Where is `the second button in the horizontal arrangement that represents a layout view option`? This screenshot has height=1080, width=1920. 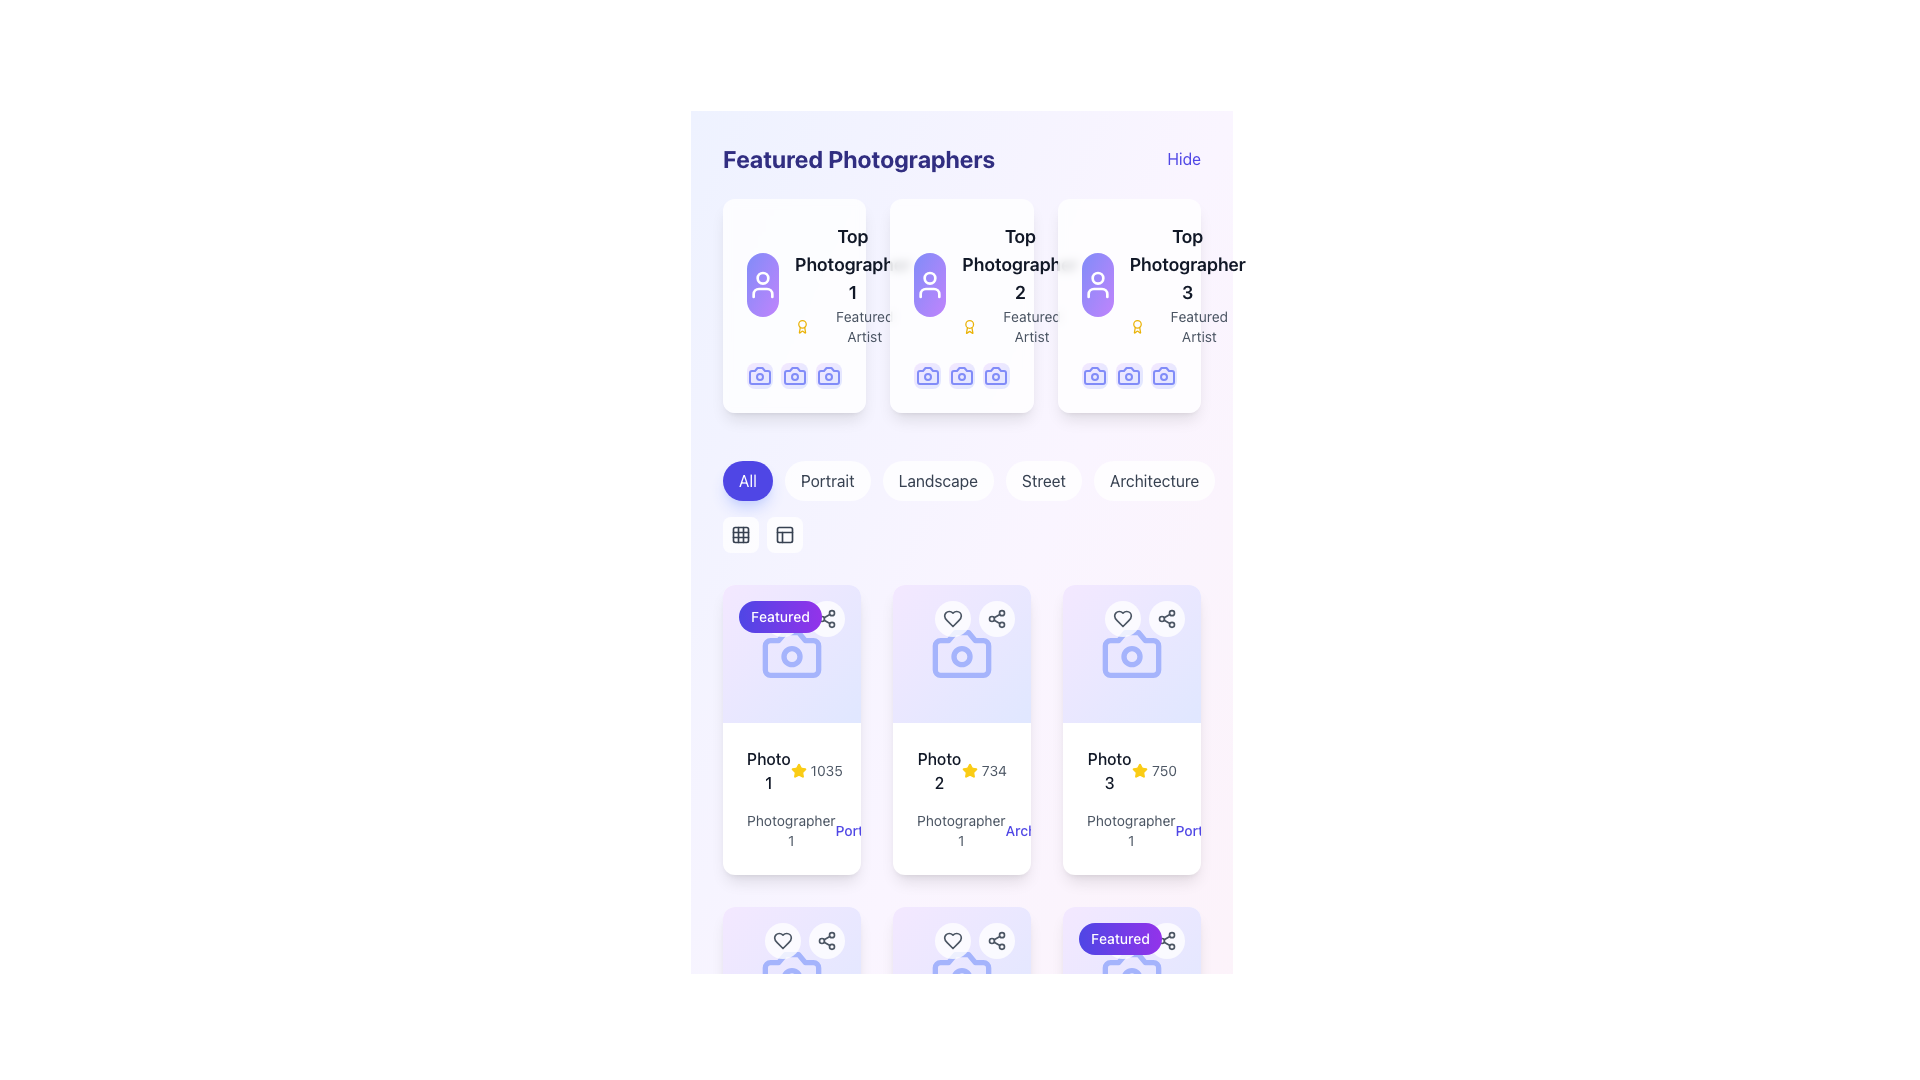 the second button in the horizontal arrangement that represents a layout view option is located at coordinates (784, 534).